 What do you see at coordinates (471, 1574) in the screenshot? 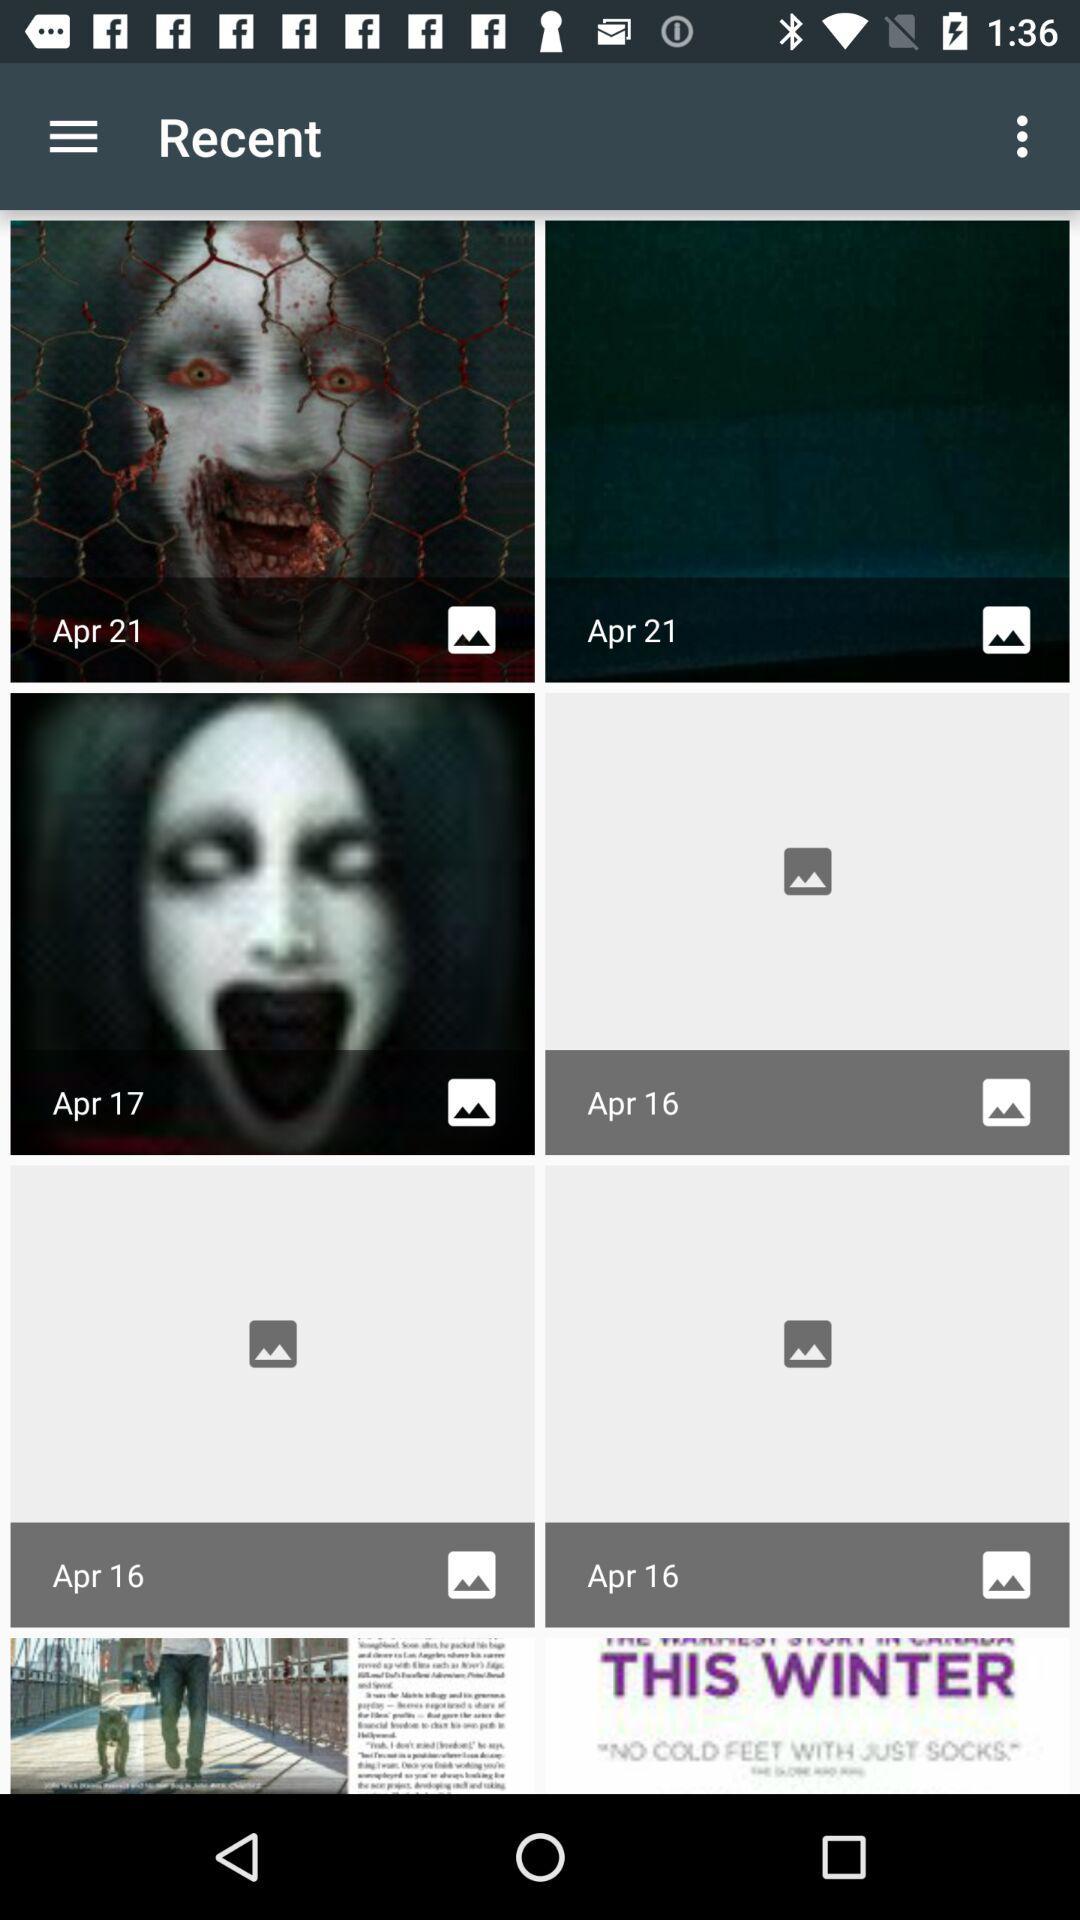
I see `image icon beside apr 16` at bounding box center [471, 1574].